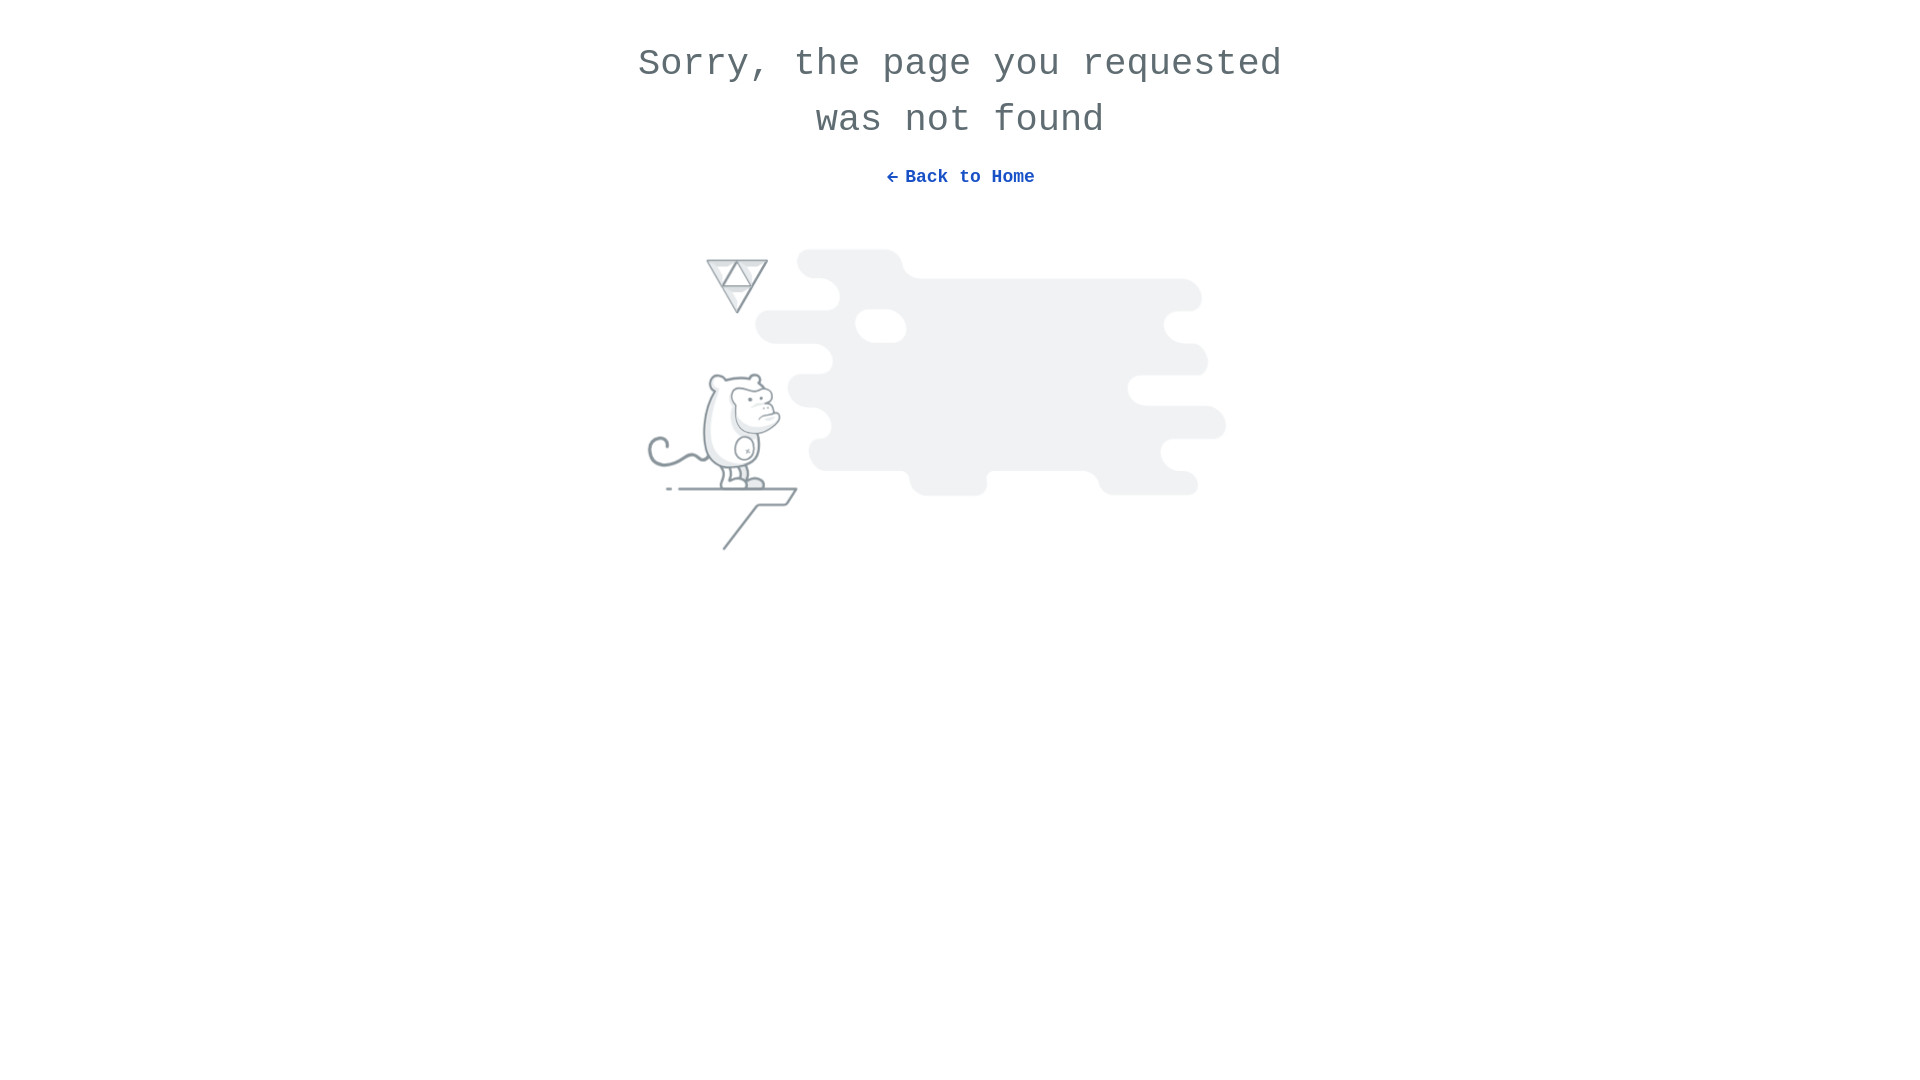 This screenshot has width=1920, height=1080. Describe the element at coordinates (960, 165) in the screenshot. I see `'Back to Home'` at that location.